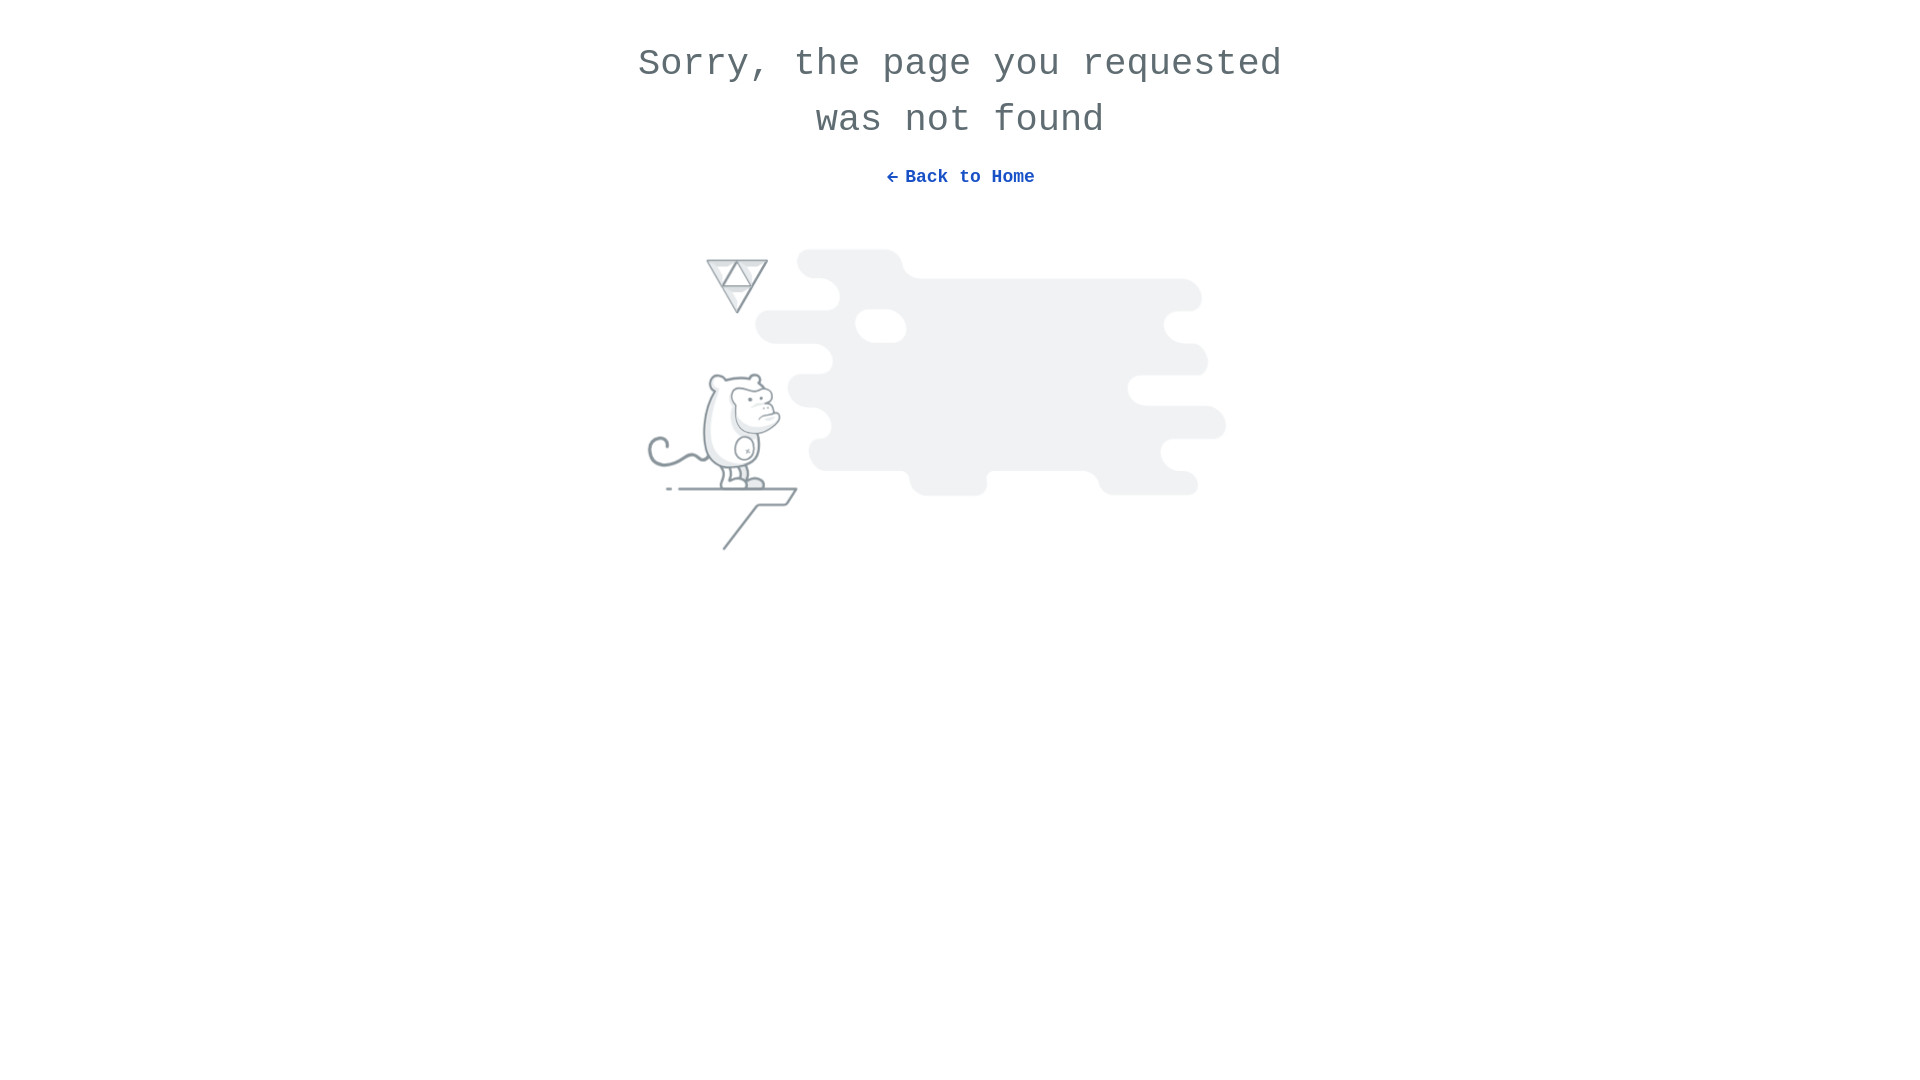 This screenshot has width=1920, height=1080. Describe the element at coordinates (960, 165) in the screenshot. I see `'Back to Home'` at that location.